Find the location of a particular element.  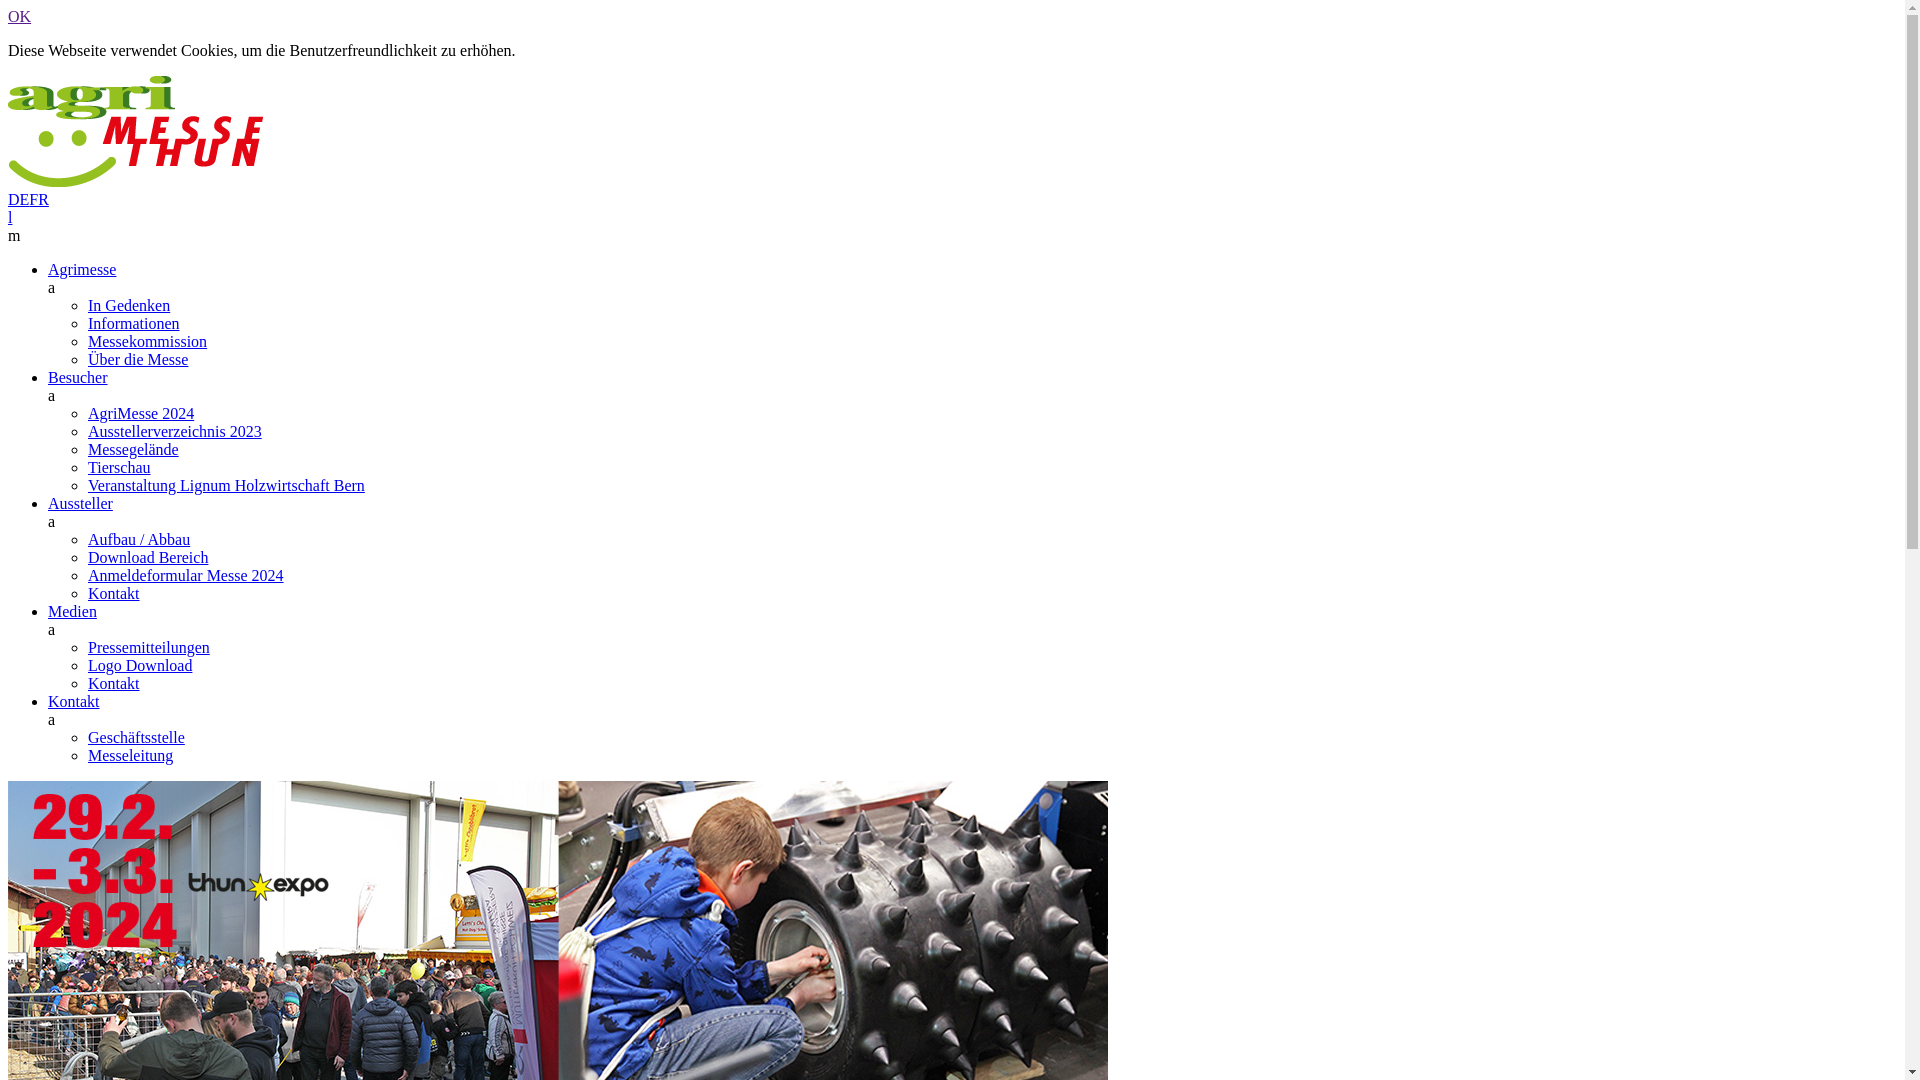

'Veranstaltung Lignum Holzwirtschaft Bern' is located at coordinates (226, 485).